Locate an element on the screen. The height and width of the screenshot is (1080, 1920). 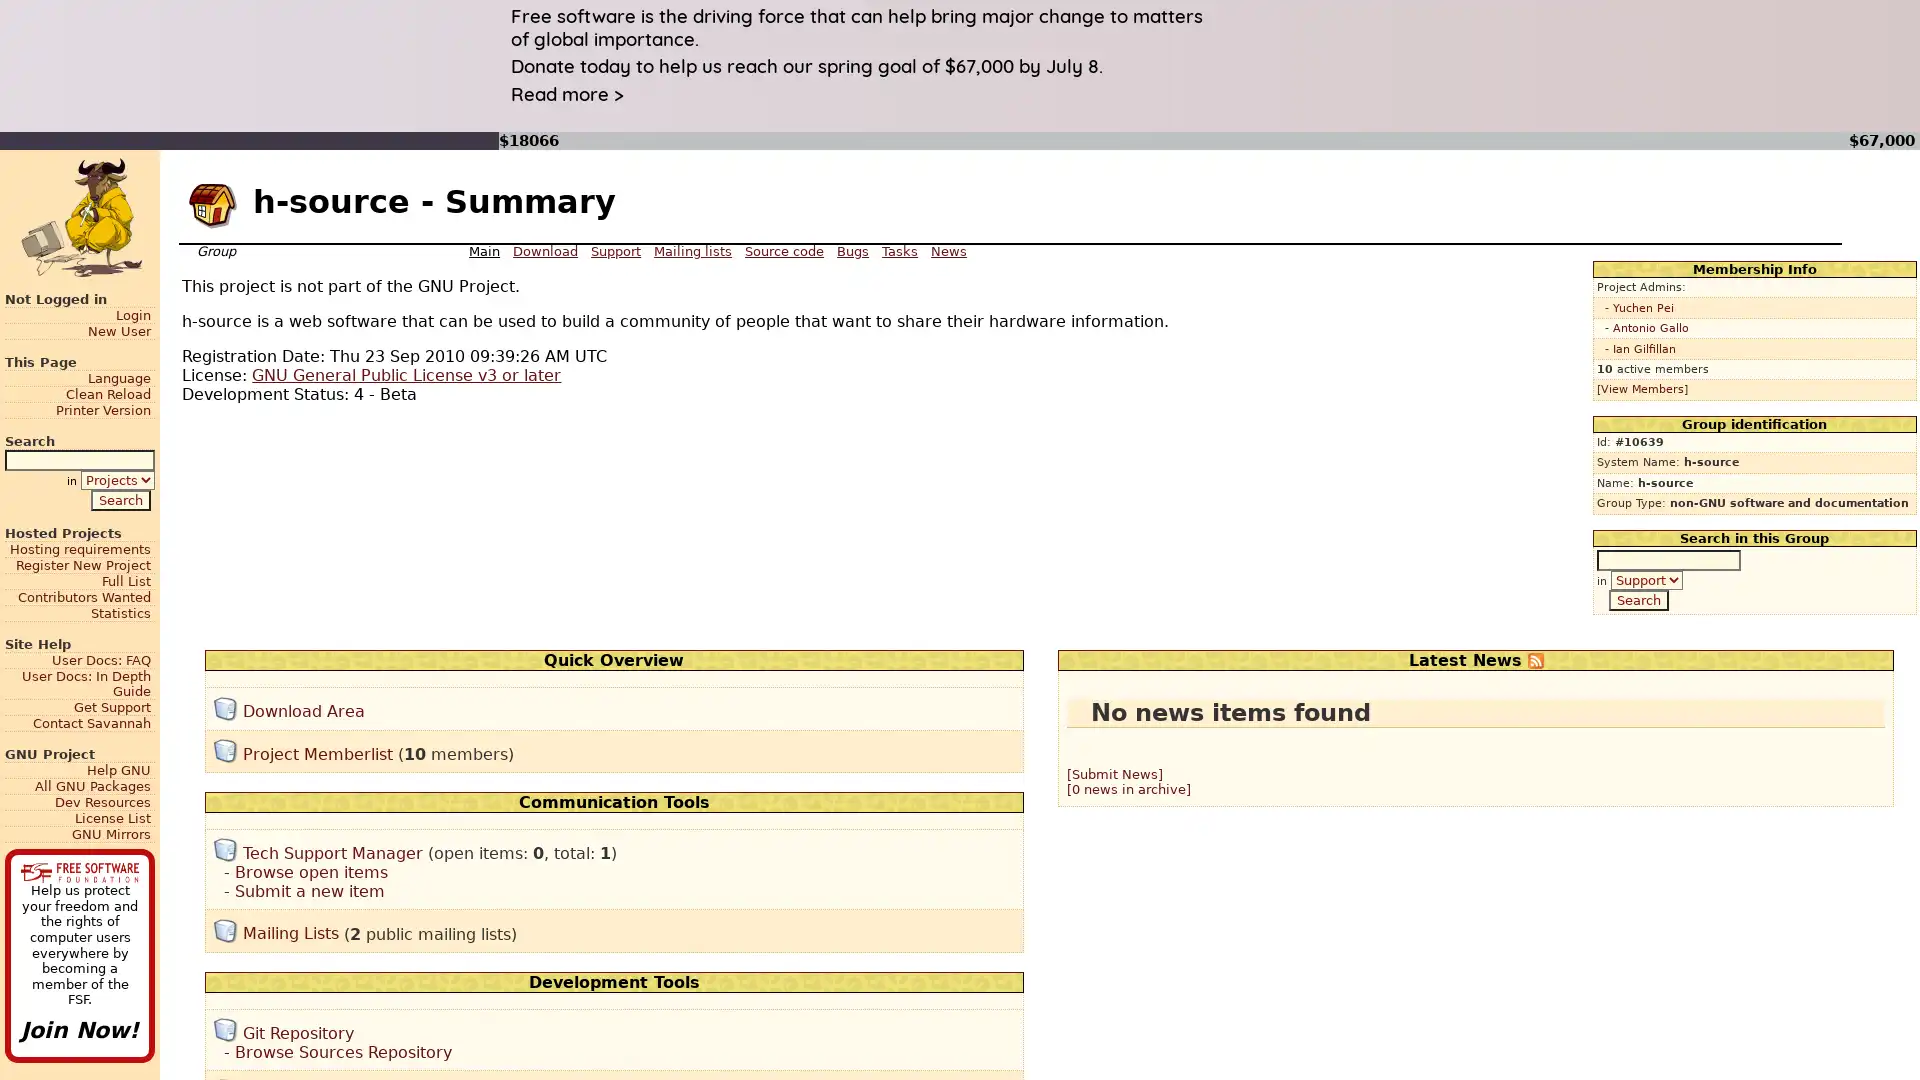
Search is located at coordinates (119, 498).